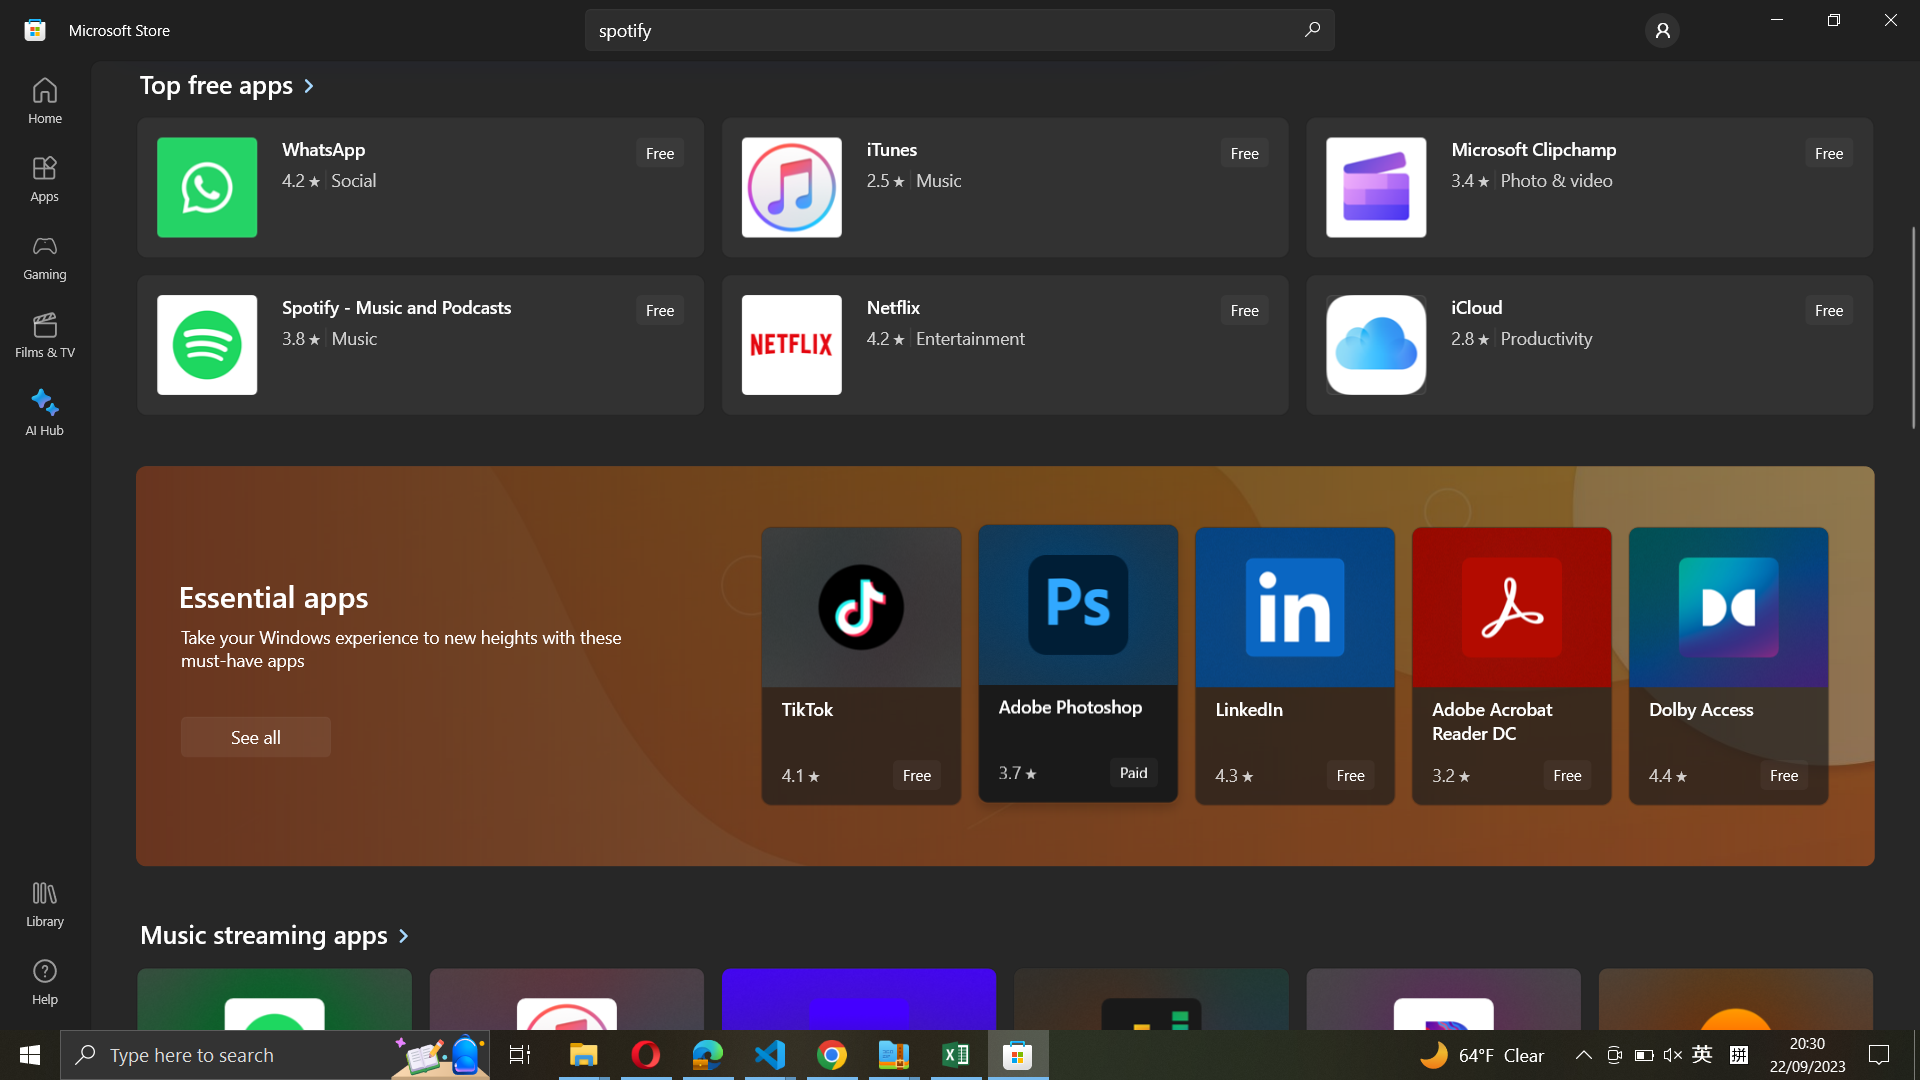 The width and height of the screenshot is (1920, 1080). What do you see at coordinates (2069760, 718200) in the screenshot?
I see `Photoshop` at bounding box center [2069760, 718200].